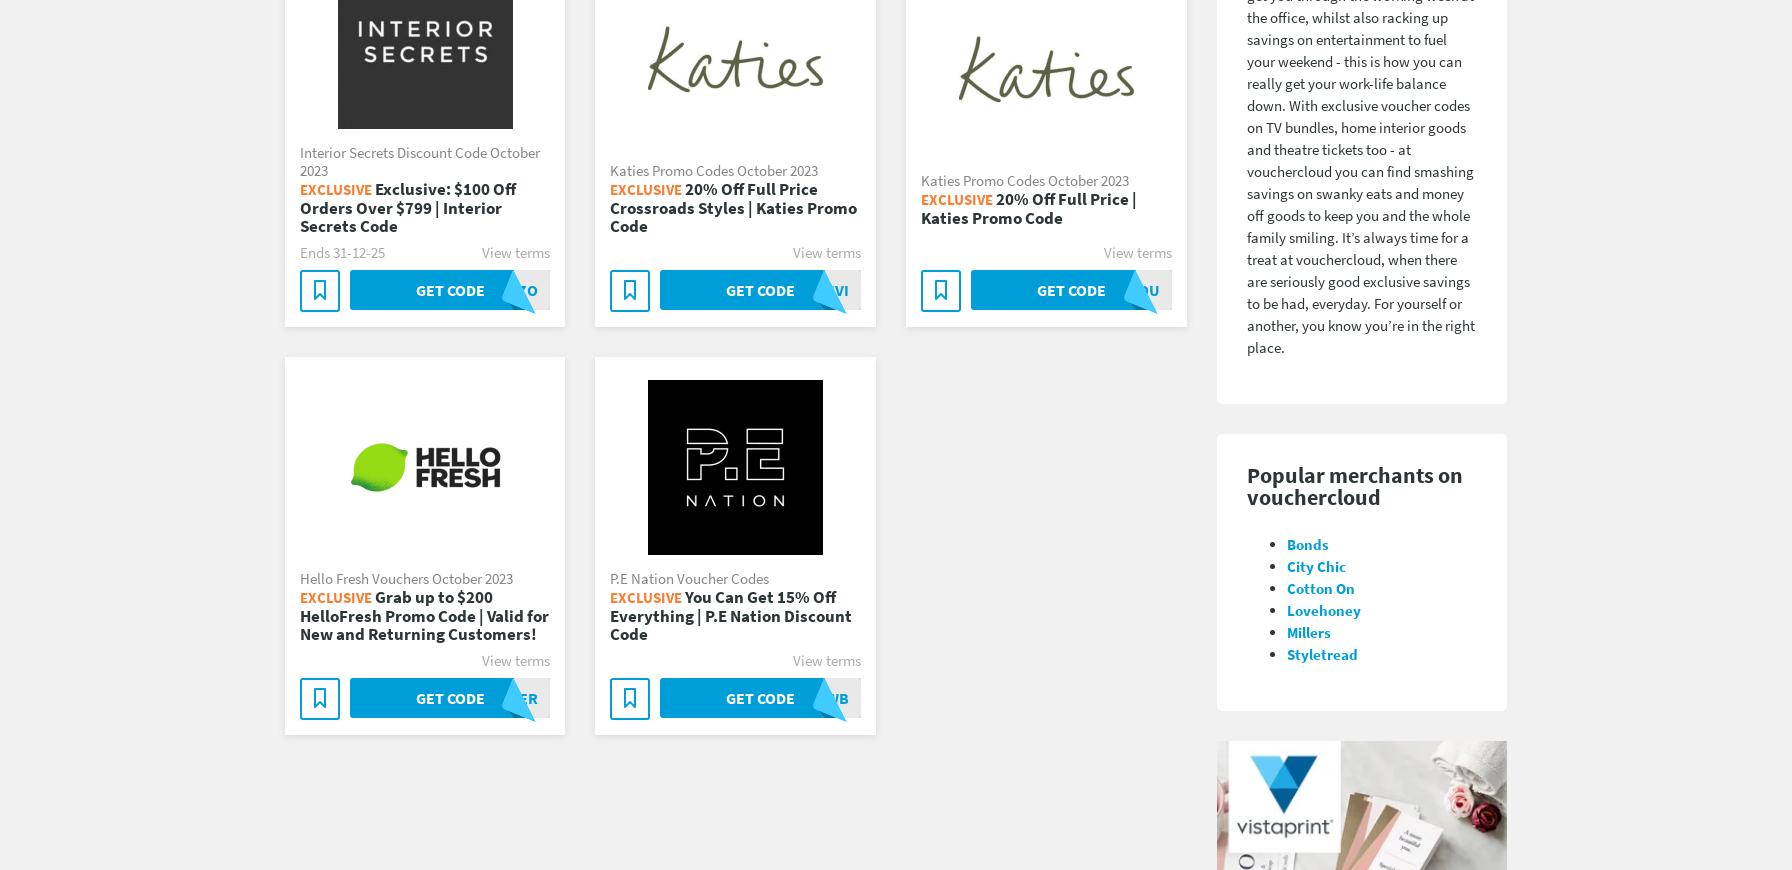 This screenshot has height=870, width=1792. I want to click on 'SBQU', so click(1138, 289).